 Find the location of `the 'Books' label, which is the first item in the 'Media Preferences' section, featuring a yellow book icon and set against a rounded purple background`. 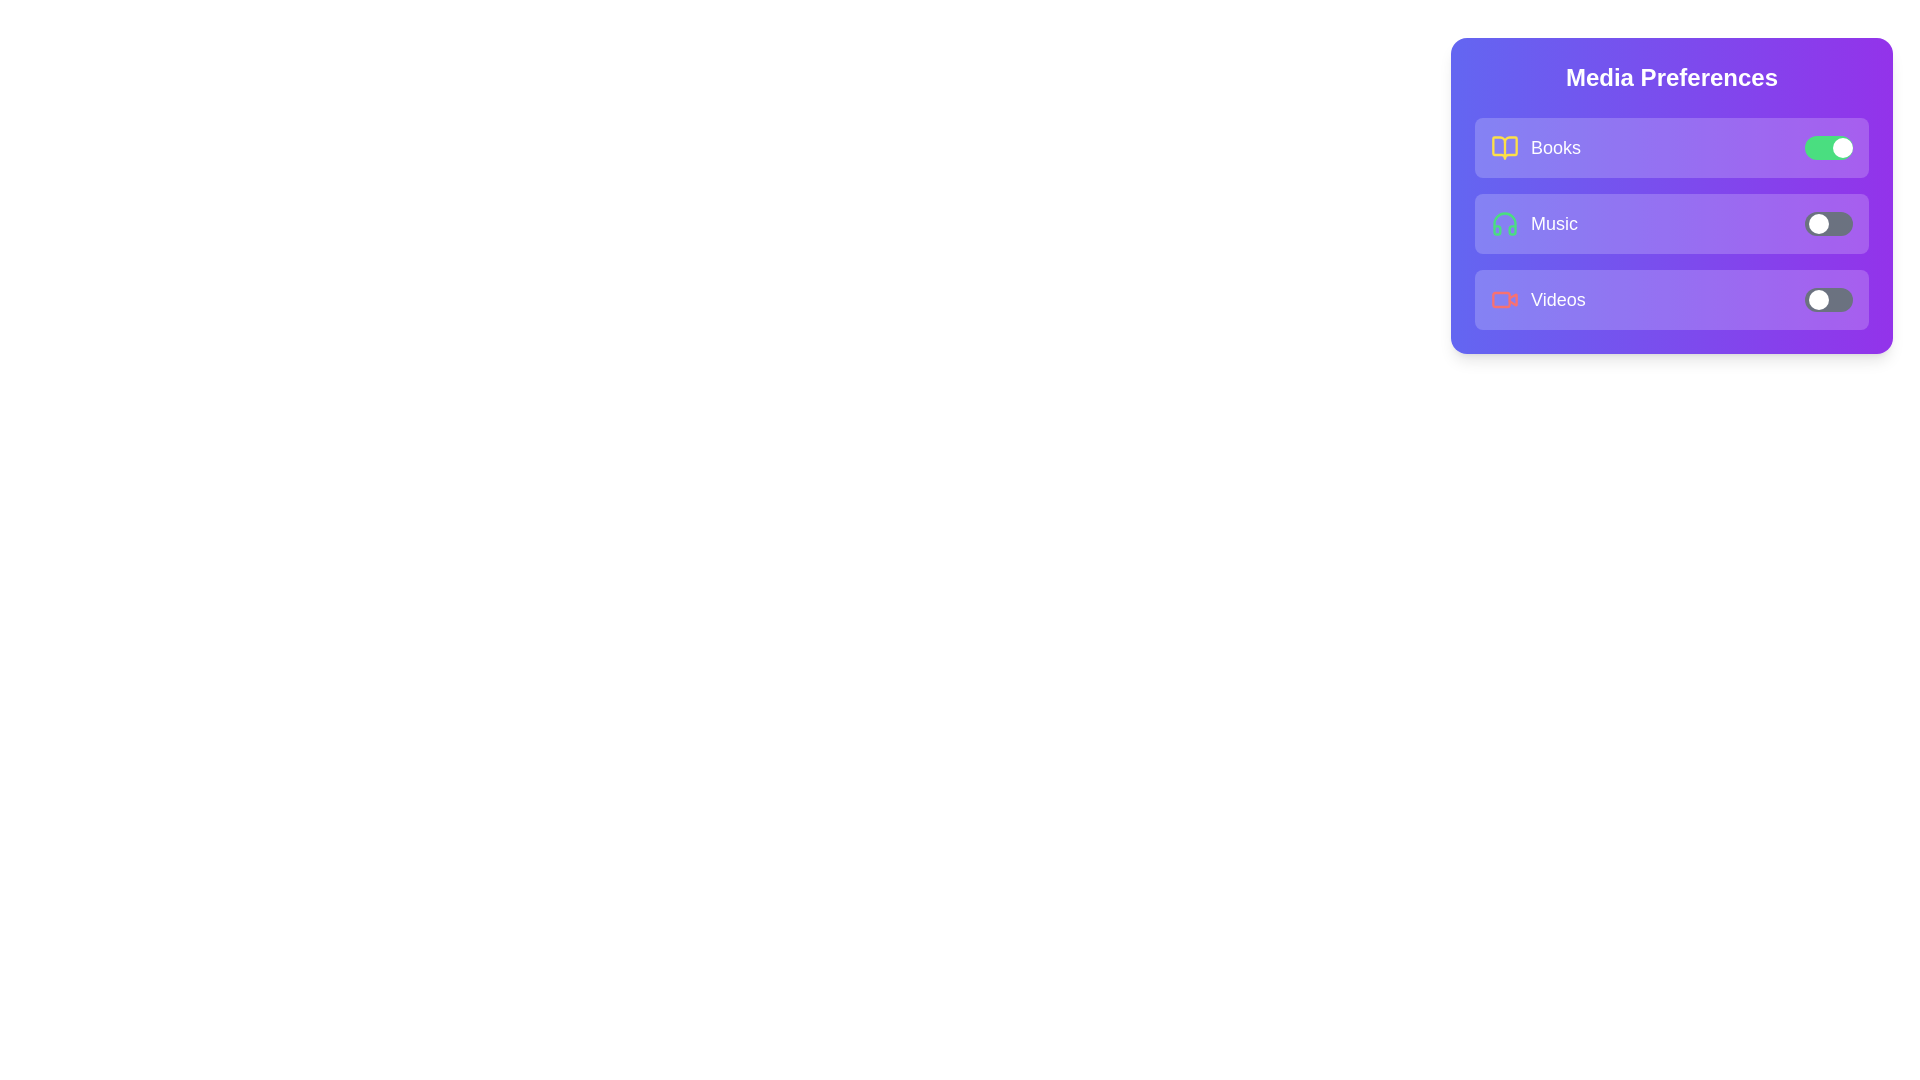

the 'Books' label, which is the first item in the 'Media Preferences' section, featuring a yellow book icon and set against a rounded purple background is located at coordinates (1535, 146).